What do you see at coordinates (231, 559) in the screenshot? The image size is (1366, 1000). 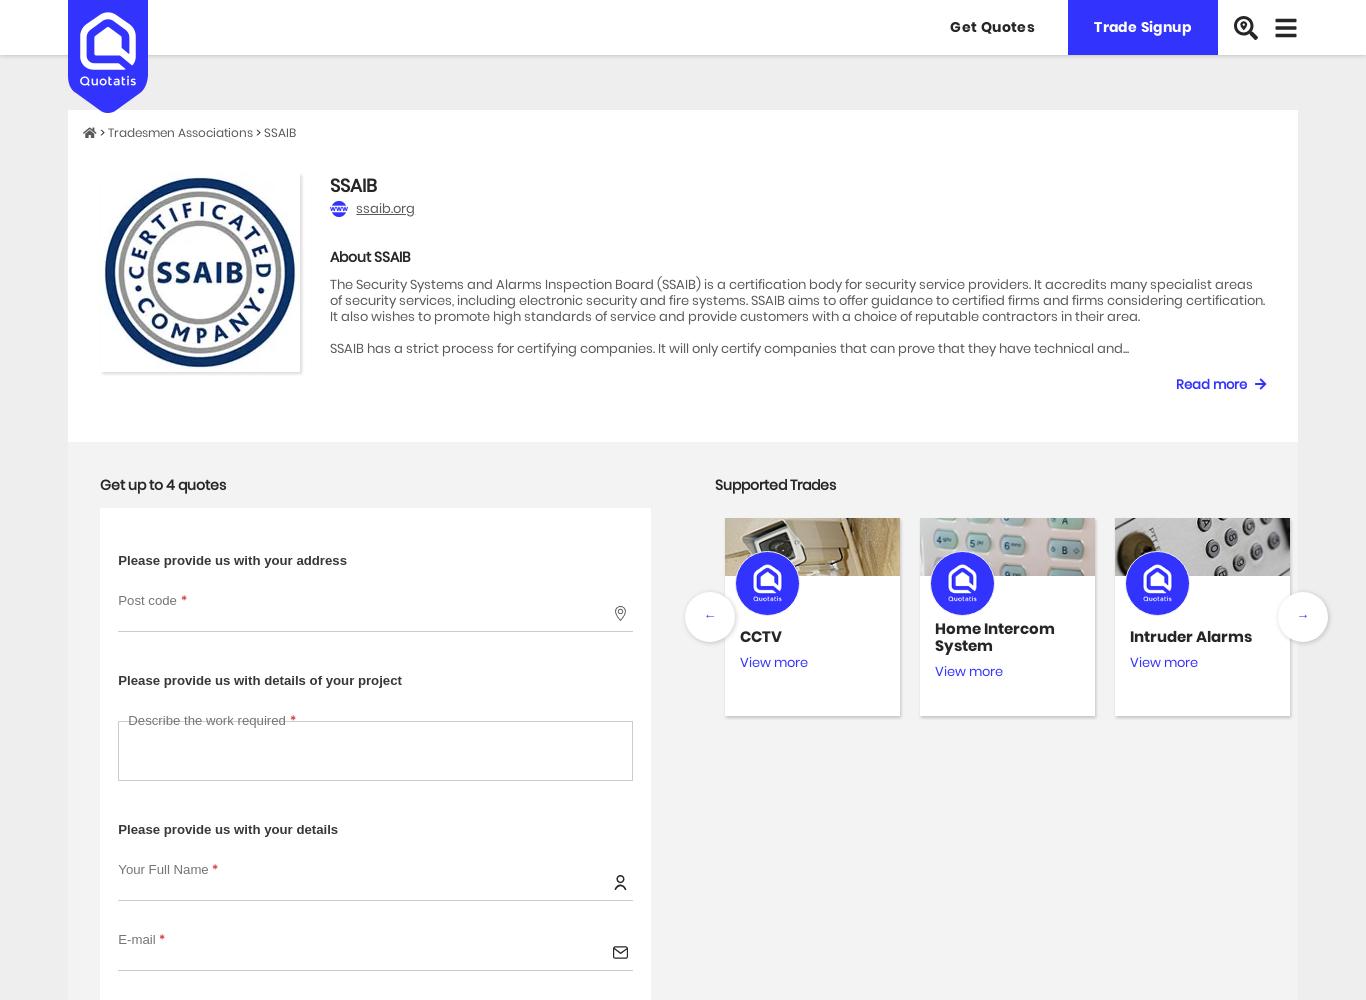 I see `'Please provide us with your address'` at bounding box center [231, 559].